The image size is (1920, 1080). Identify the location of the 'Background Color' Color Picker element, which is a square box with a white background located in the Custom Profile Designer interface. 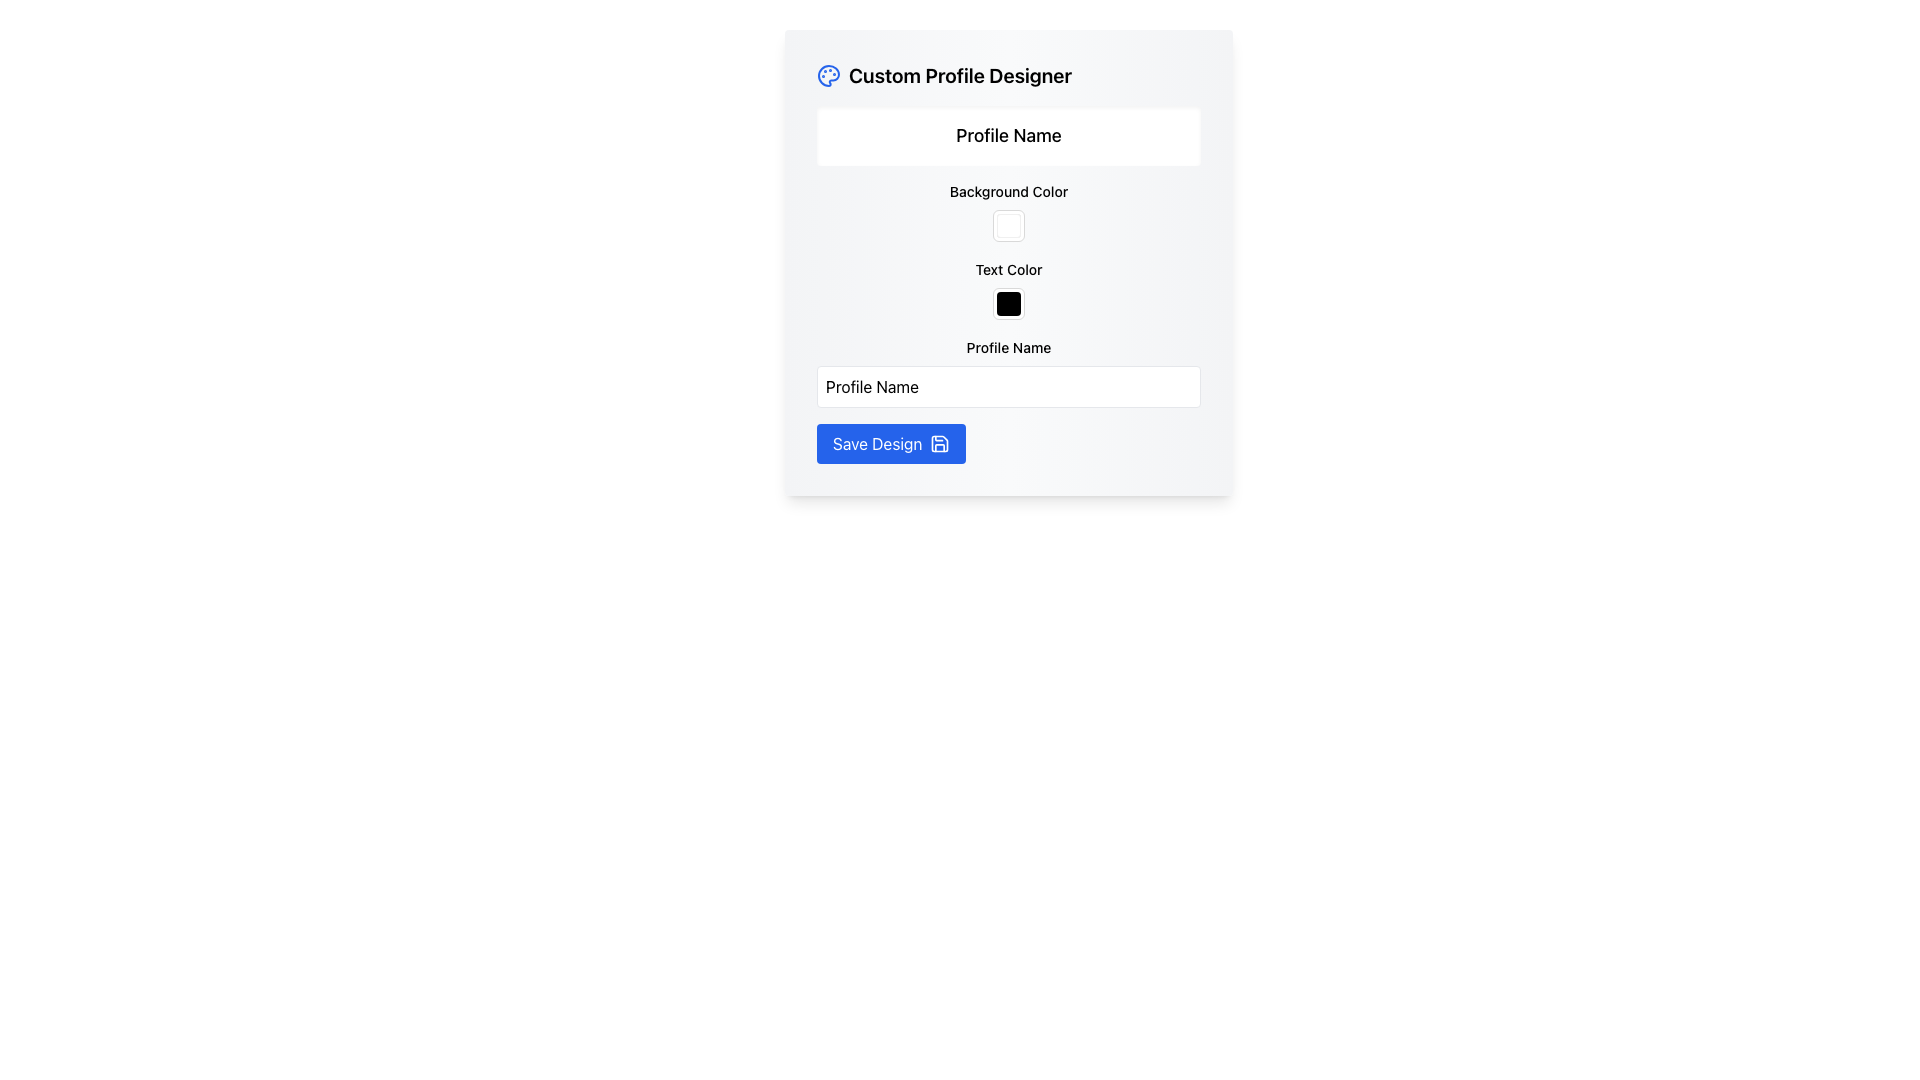
(1008, 212).